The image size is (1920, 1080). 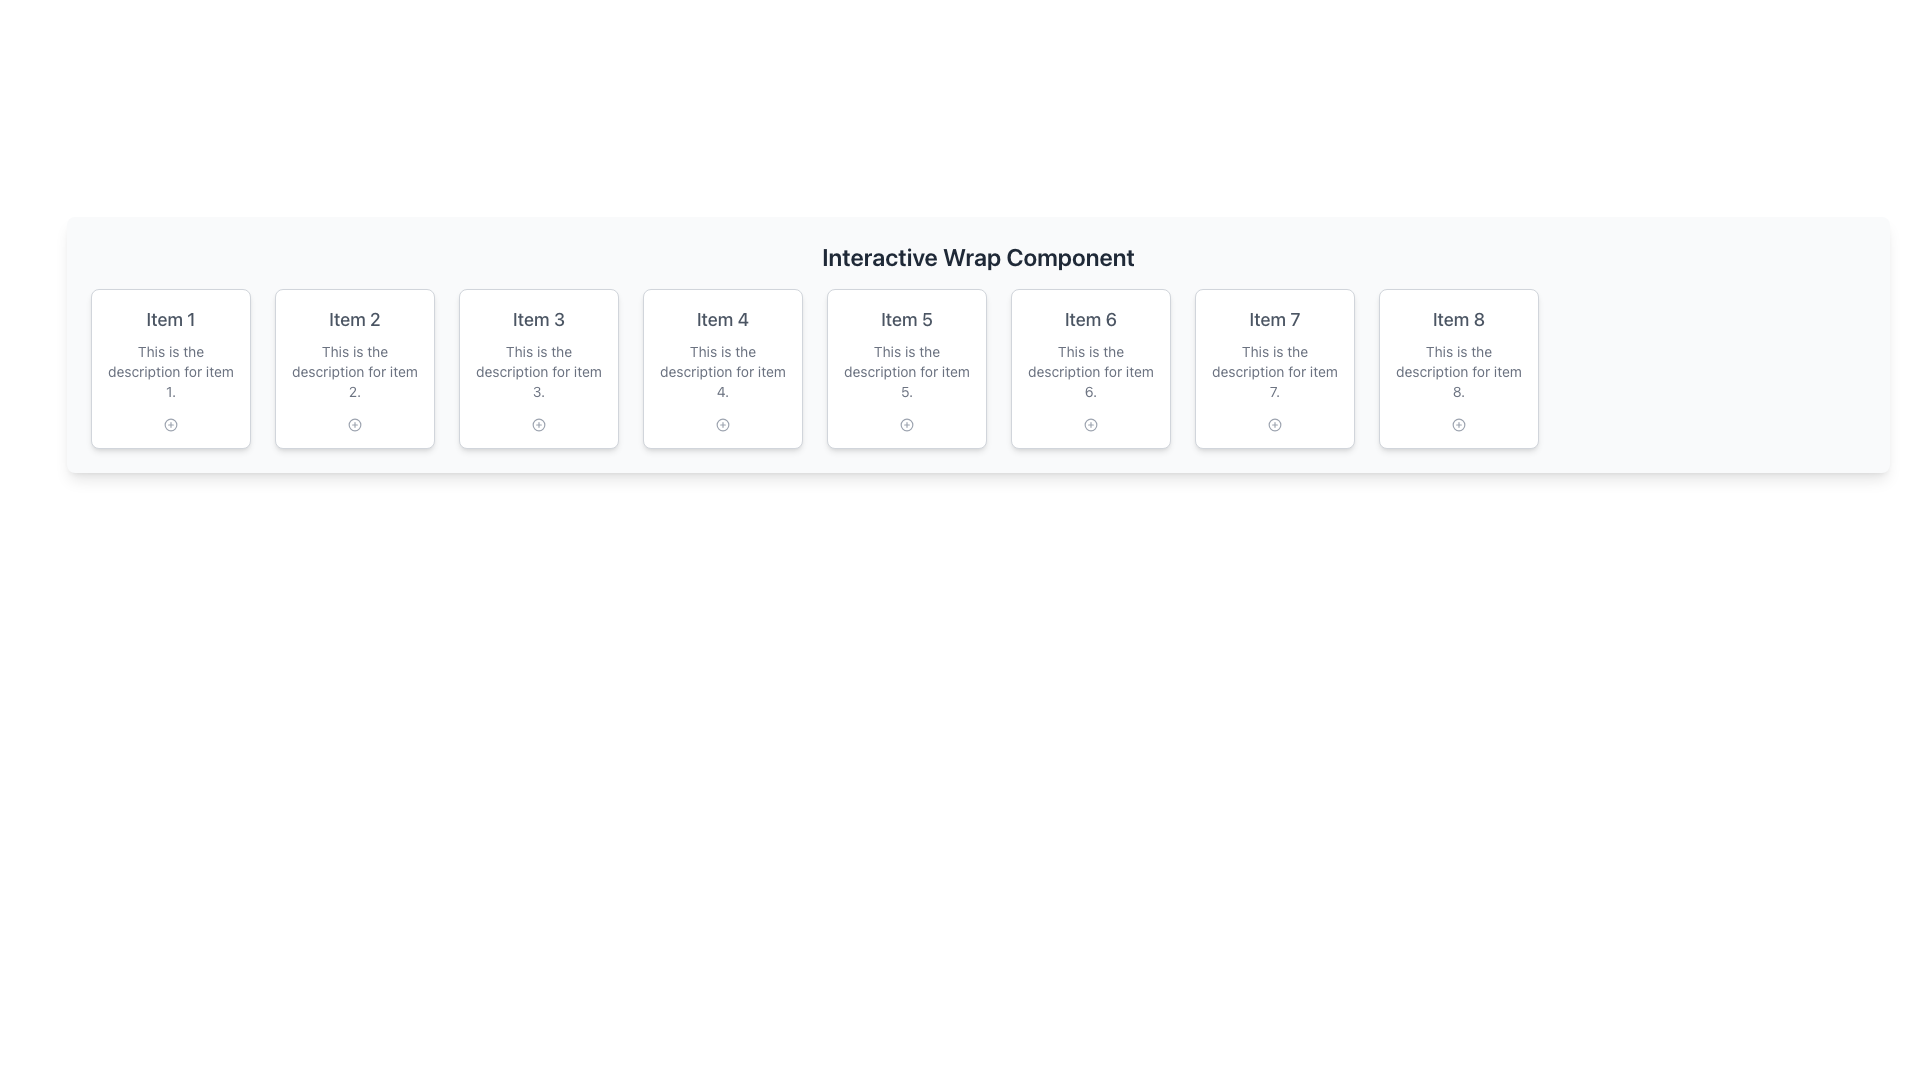 What do you see at coordinates (355, 423) in the screenshot?
I see `the Icon button located below the text content of the 'Item 2' tile` at bounding box center [355, 423].